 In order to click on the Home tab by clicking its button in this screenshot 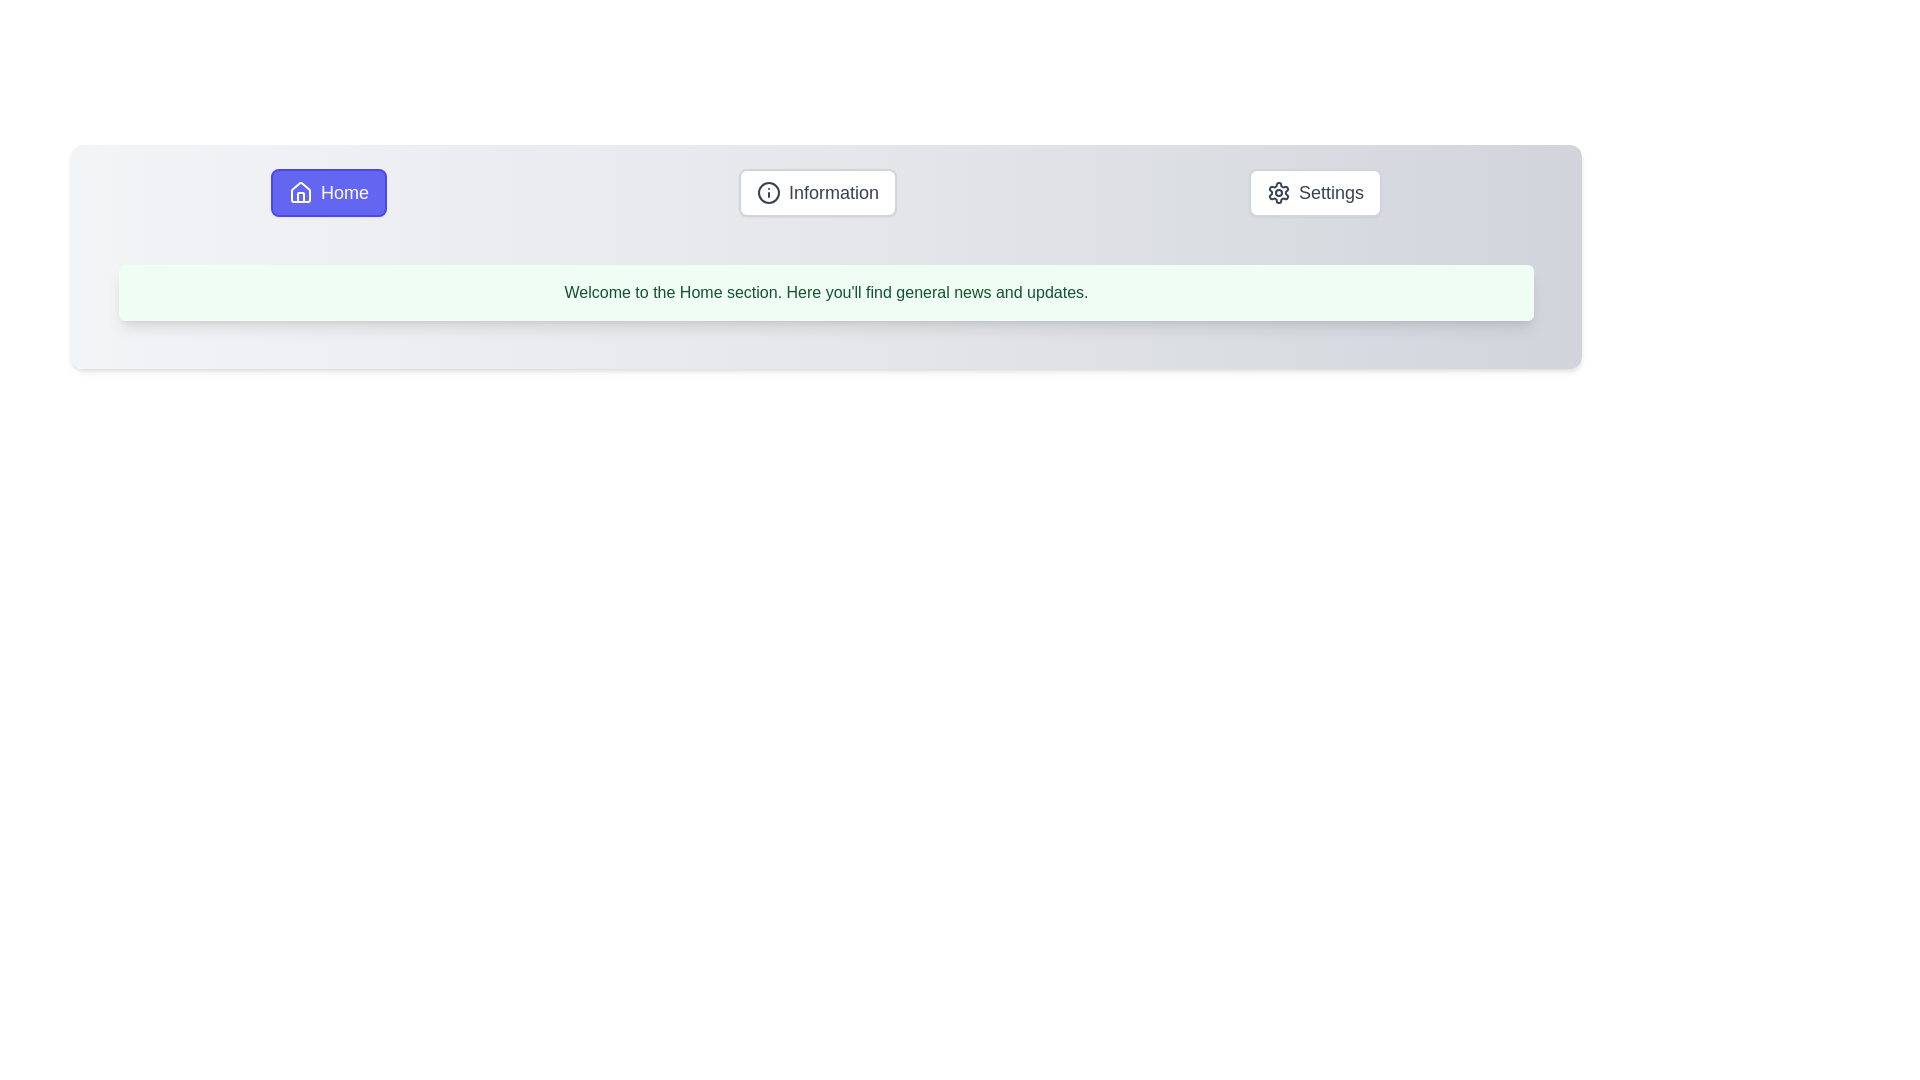, I will do `click(328, 192)`.